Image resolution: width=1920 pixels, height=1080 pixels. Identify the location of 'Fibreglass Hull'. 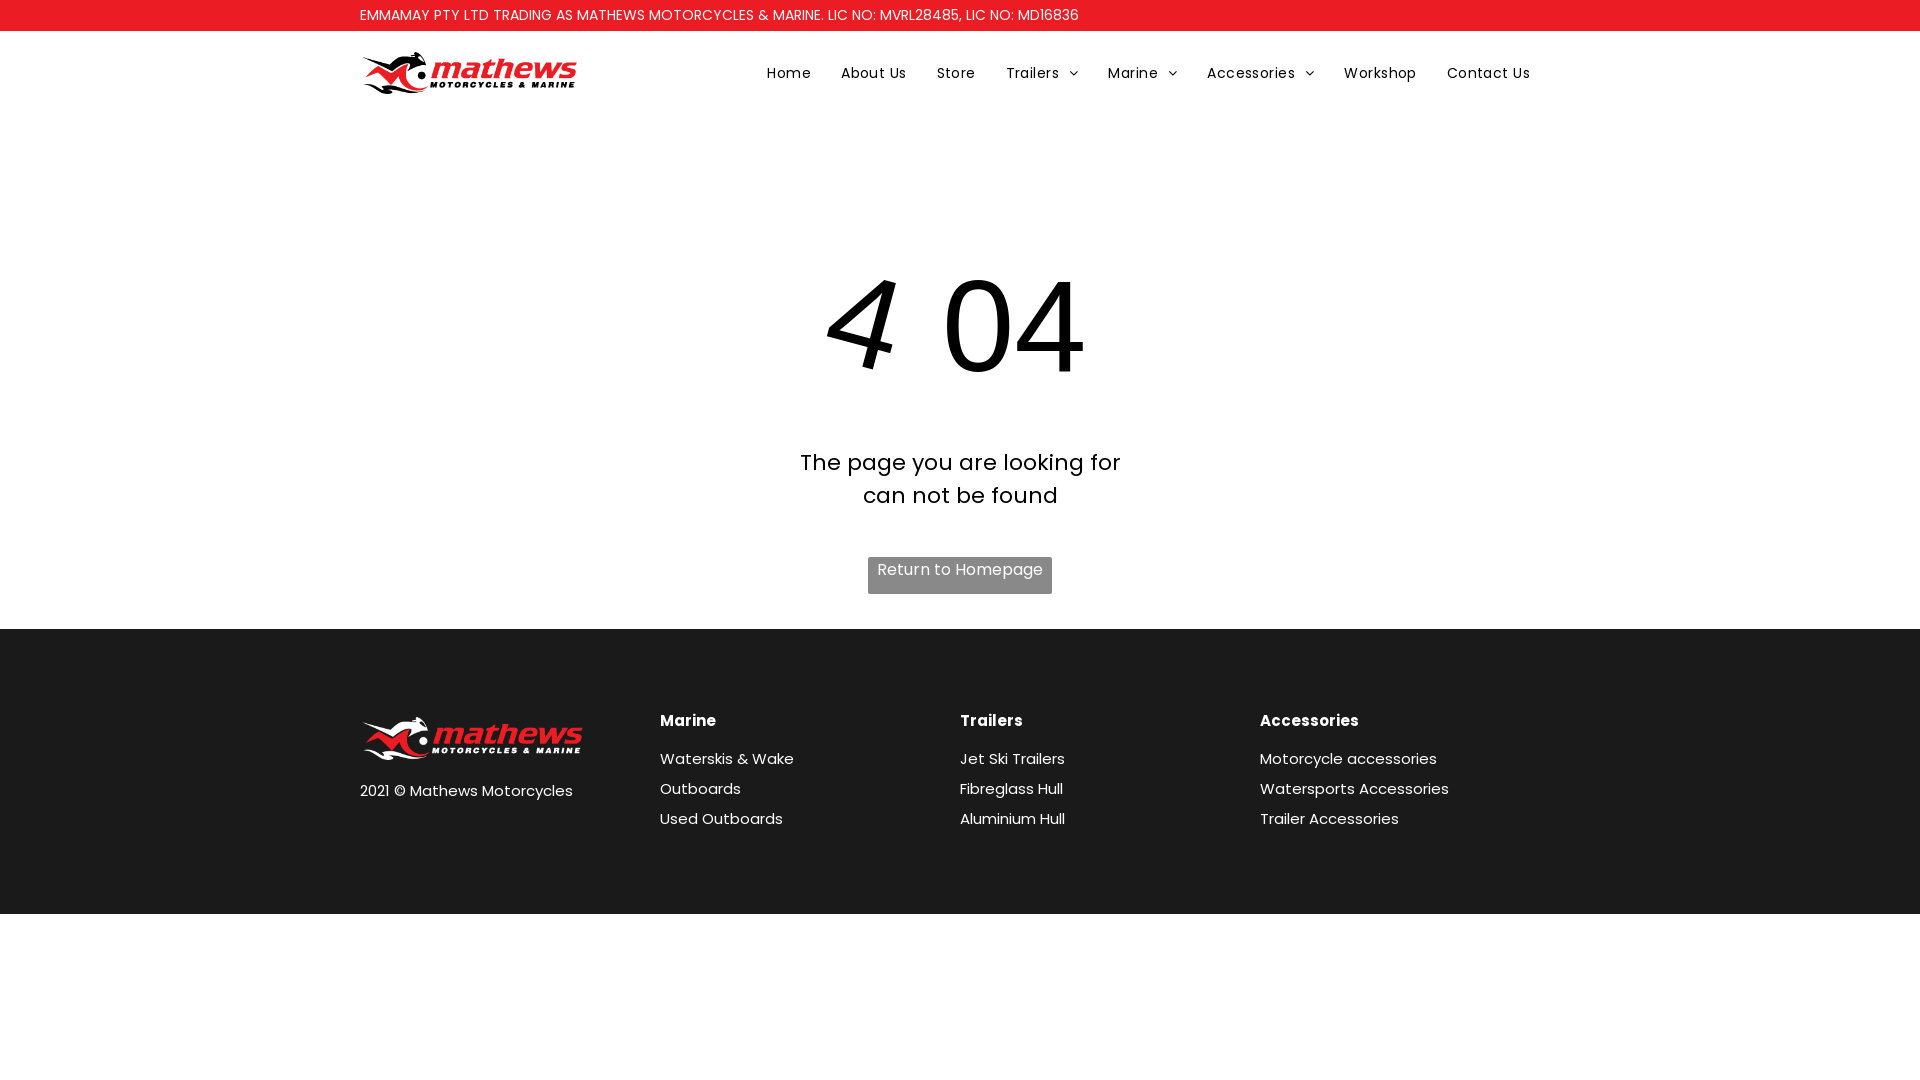
(960, 787).